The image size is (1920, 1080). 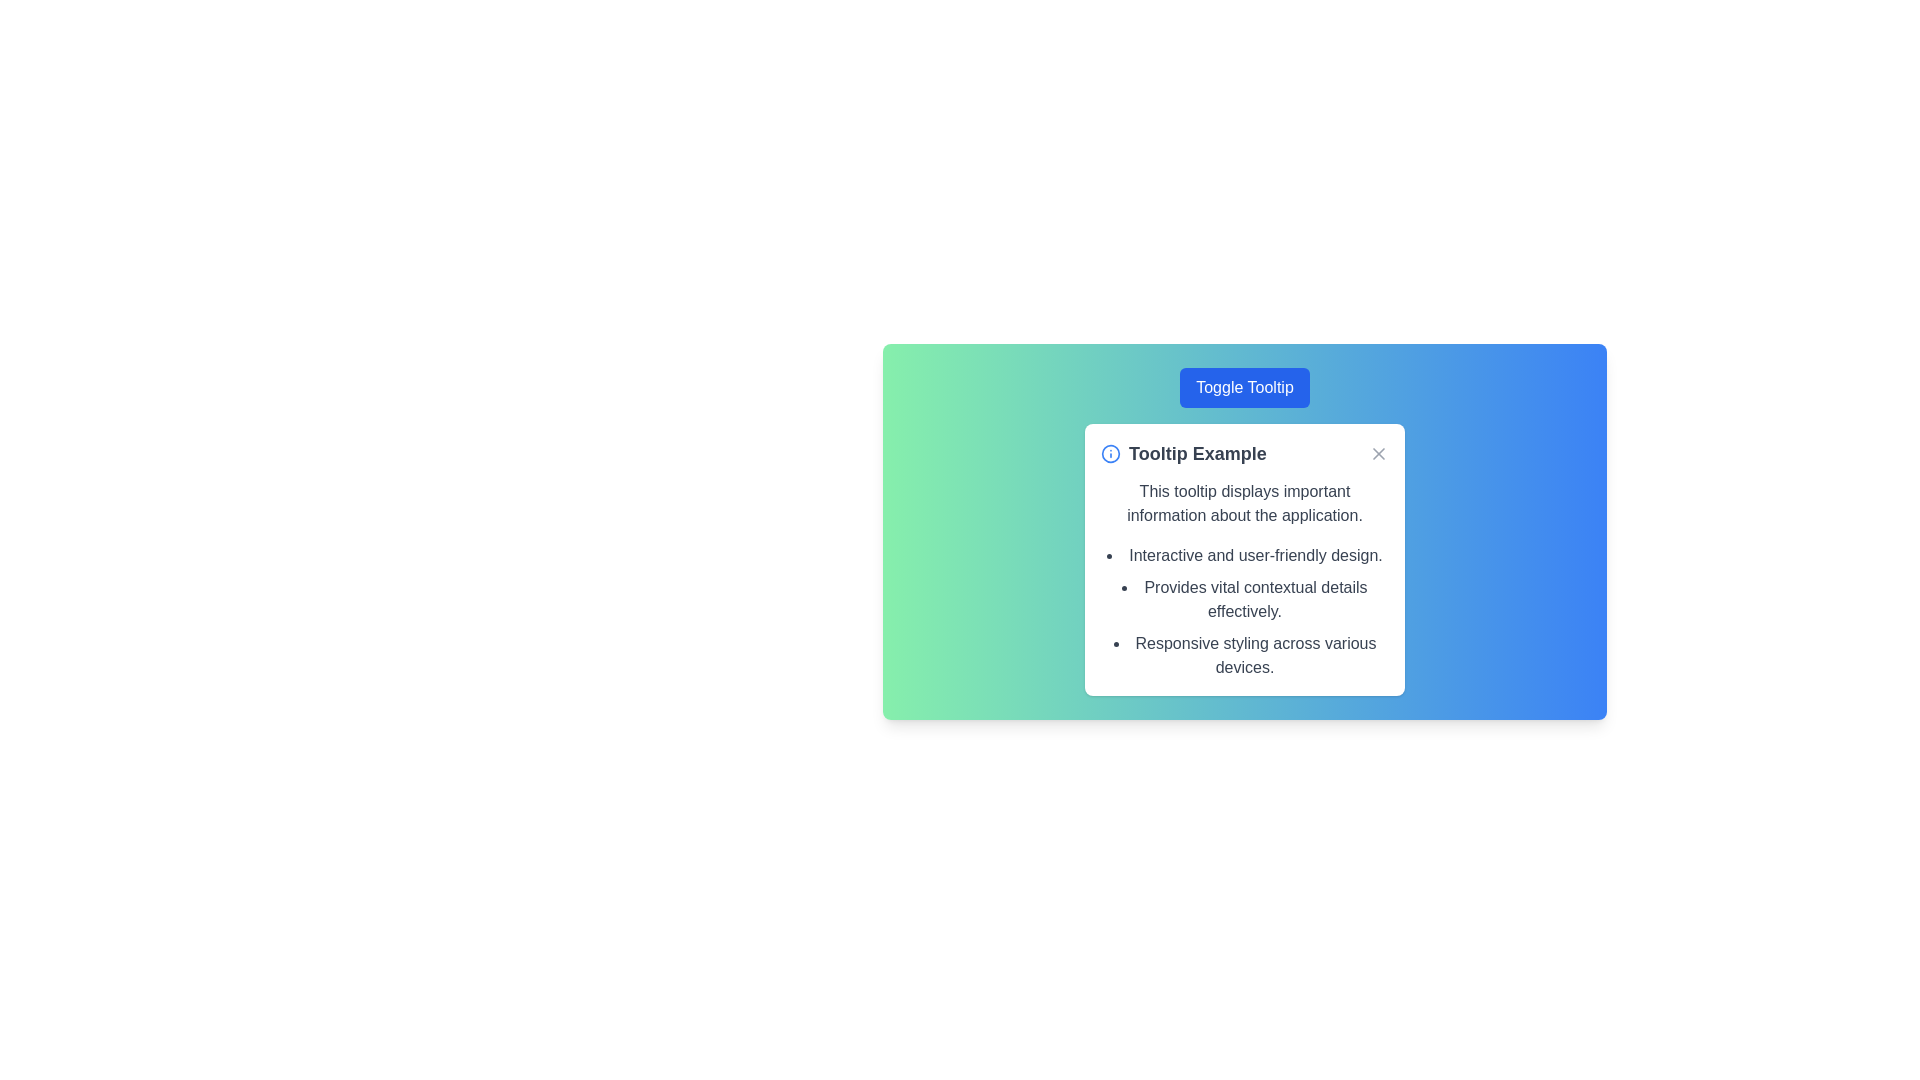 I want to click on the second item in a vertical bullet list within the tooltip to read the descriptive content, so click(x=1243, y=599).